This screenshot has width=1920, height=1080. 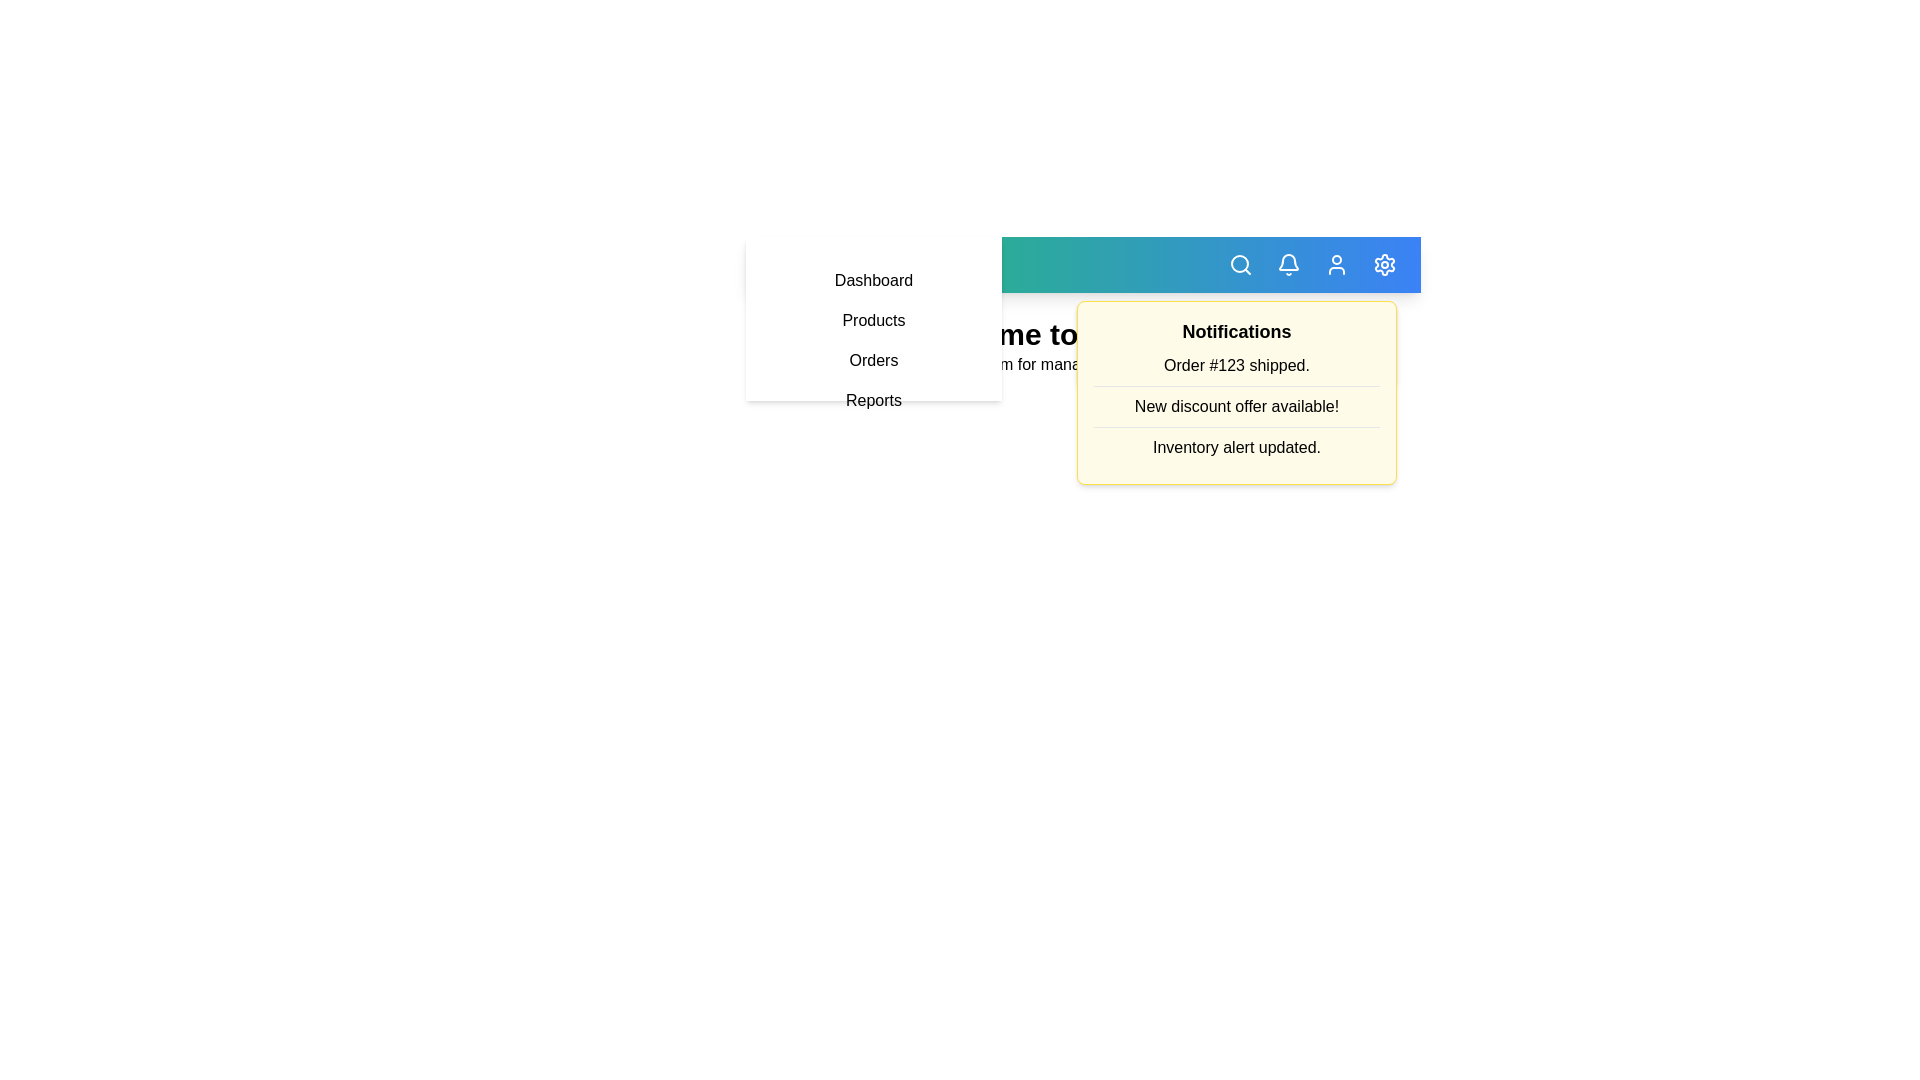 What do you see at coordinates (1337, 264) in the screenshot?
I see `the user silhouette icon located in the header bar, which is styled in blue and positioned to the left of the gear icon` at bounding box center [1337, 264].